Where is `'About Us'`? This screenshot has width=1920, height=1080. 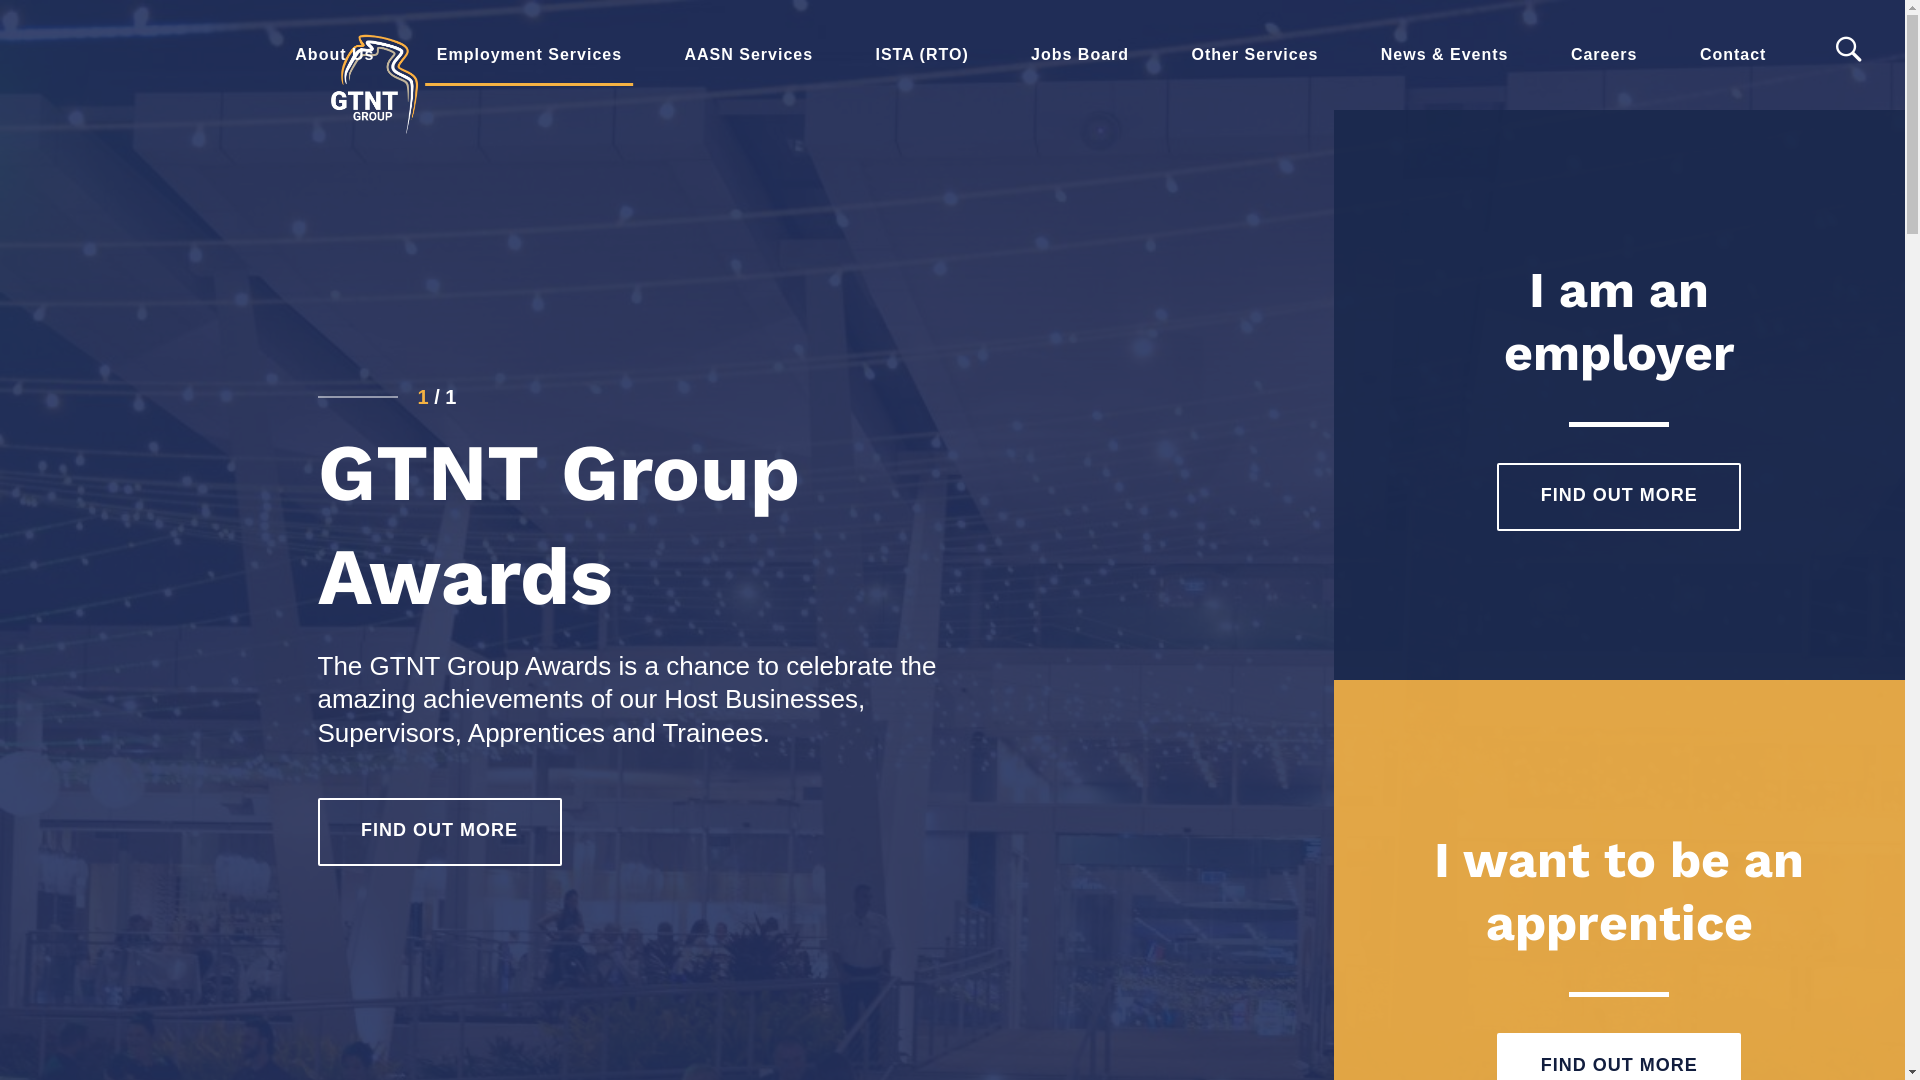
'About Us' is located at coordinates (334, 53).